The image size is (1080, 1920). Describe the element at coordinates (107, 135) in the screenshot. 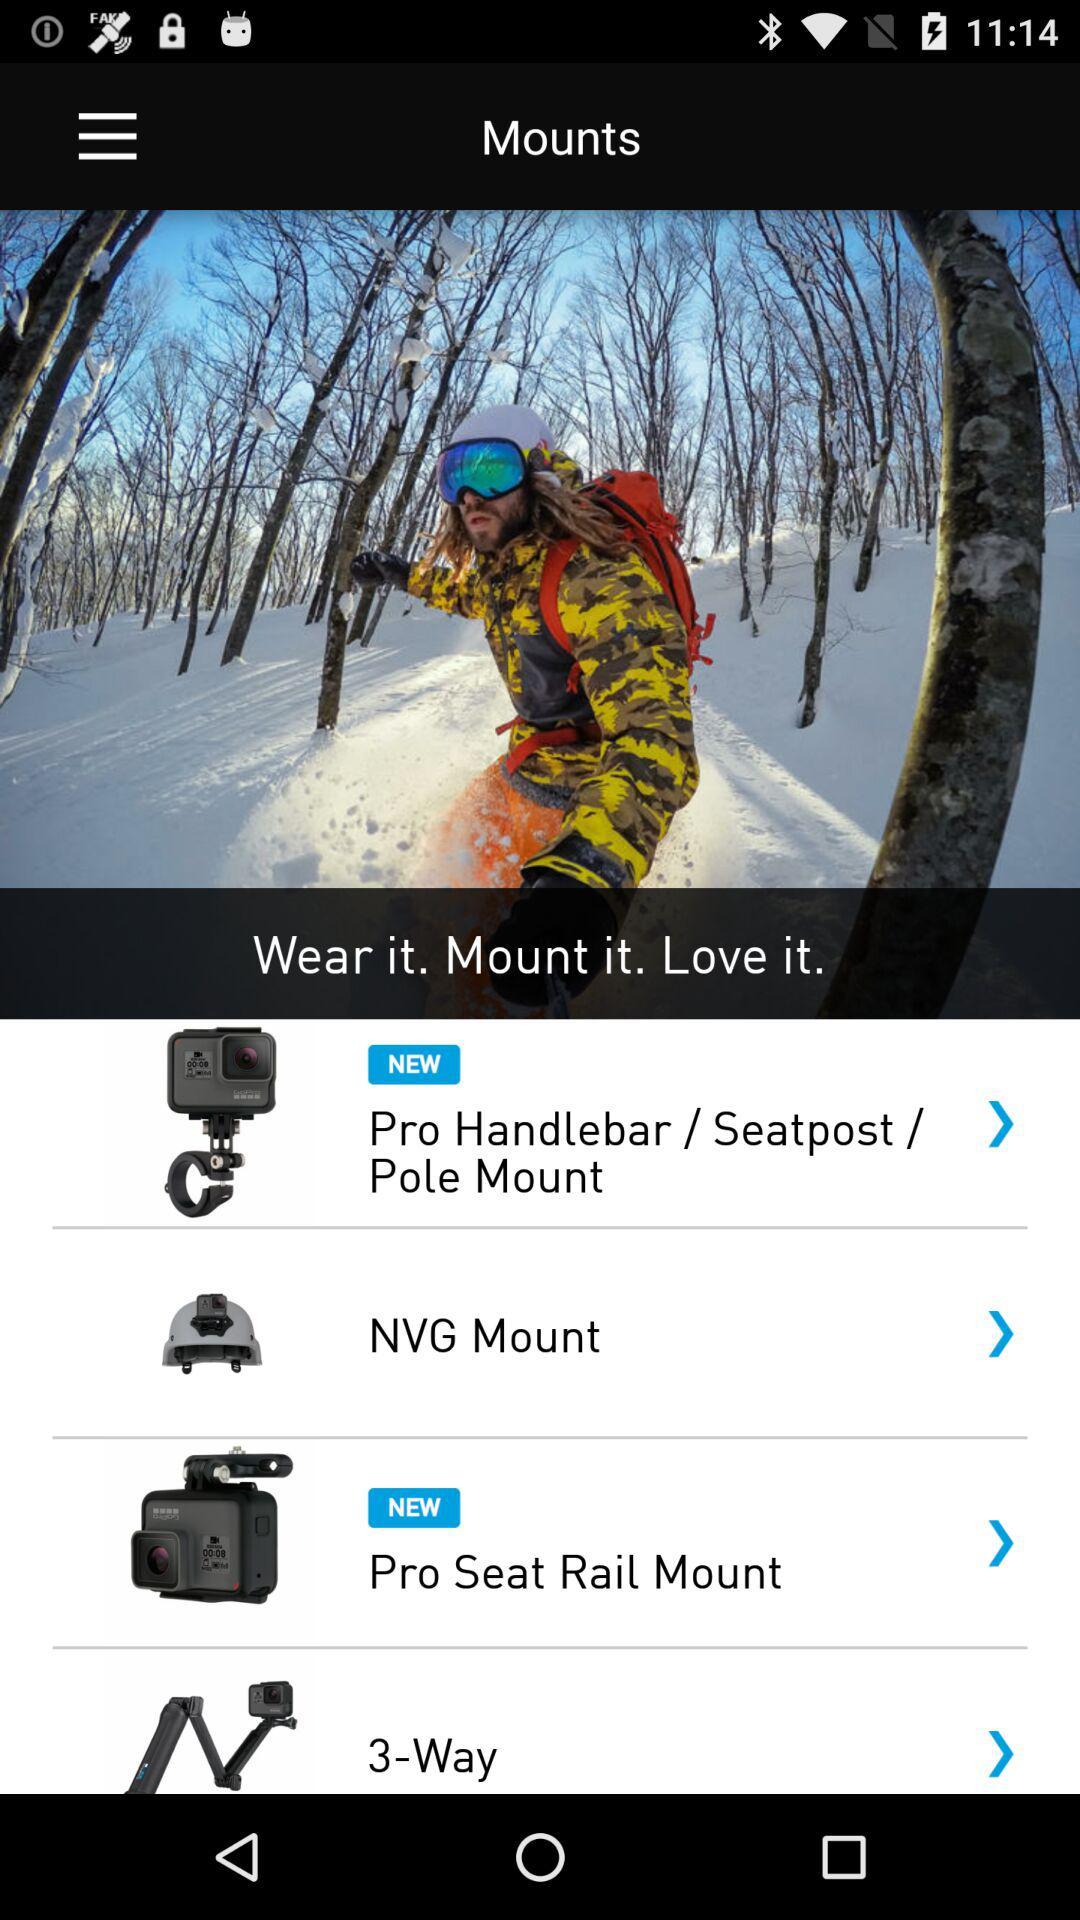

I see `the icon at the top left corner` at that location.